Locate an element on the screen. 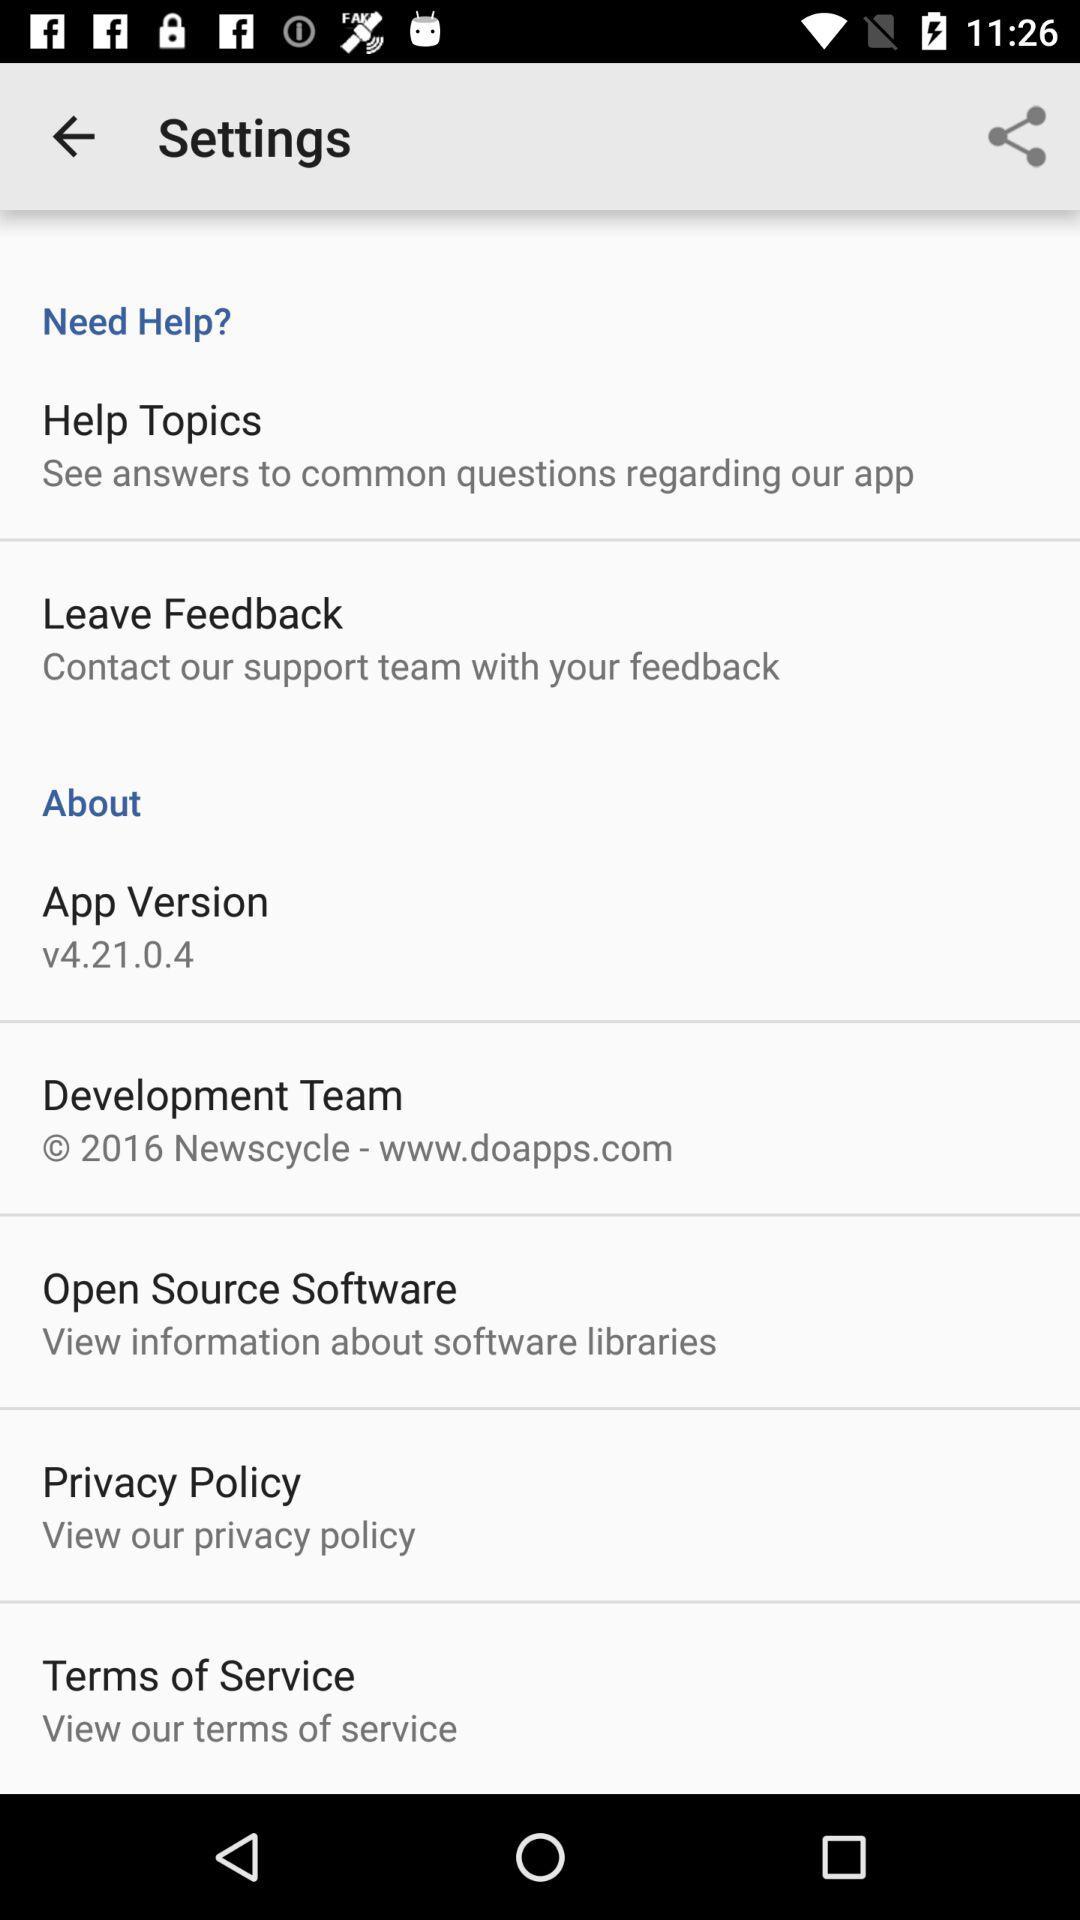 The width and height of the screenshot is (1080, 1920). the open source software icon is located at coordinates (248, 1286).